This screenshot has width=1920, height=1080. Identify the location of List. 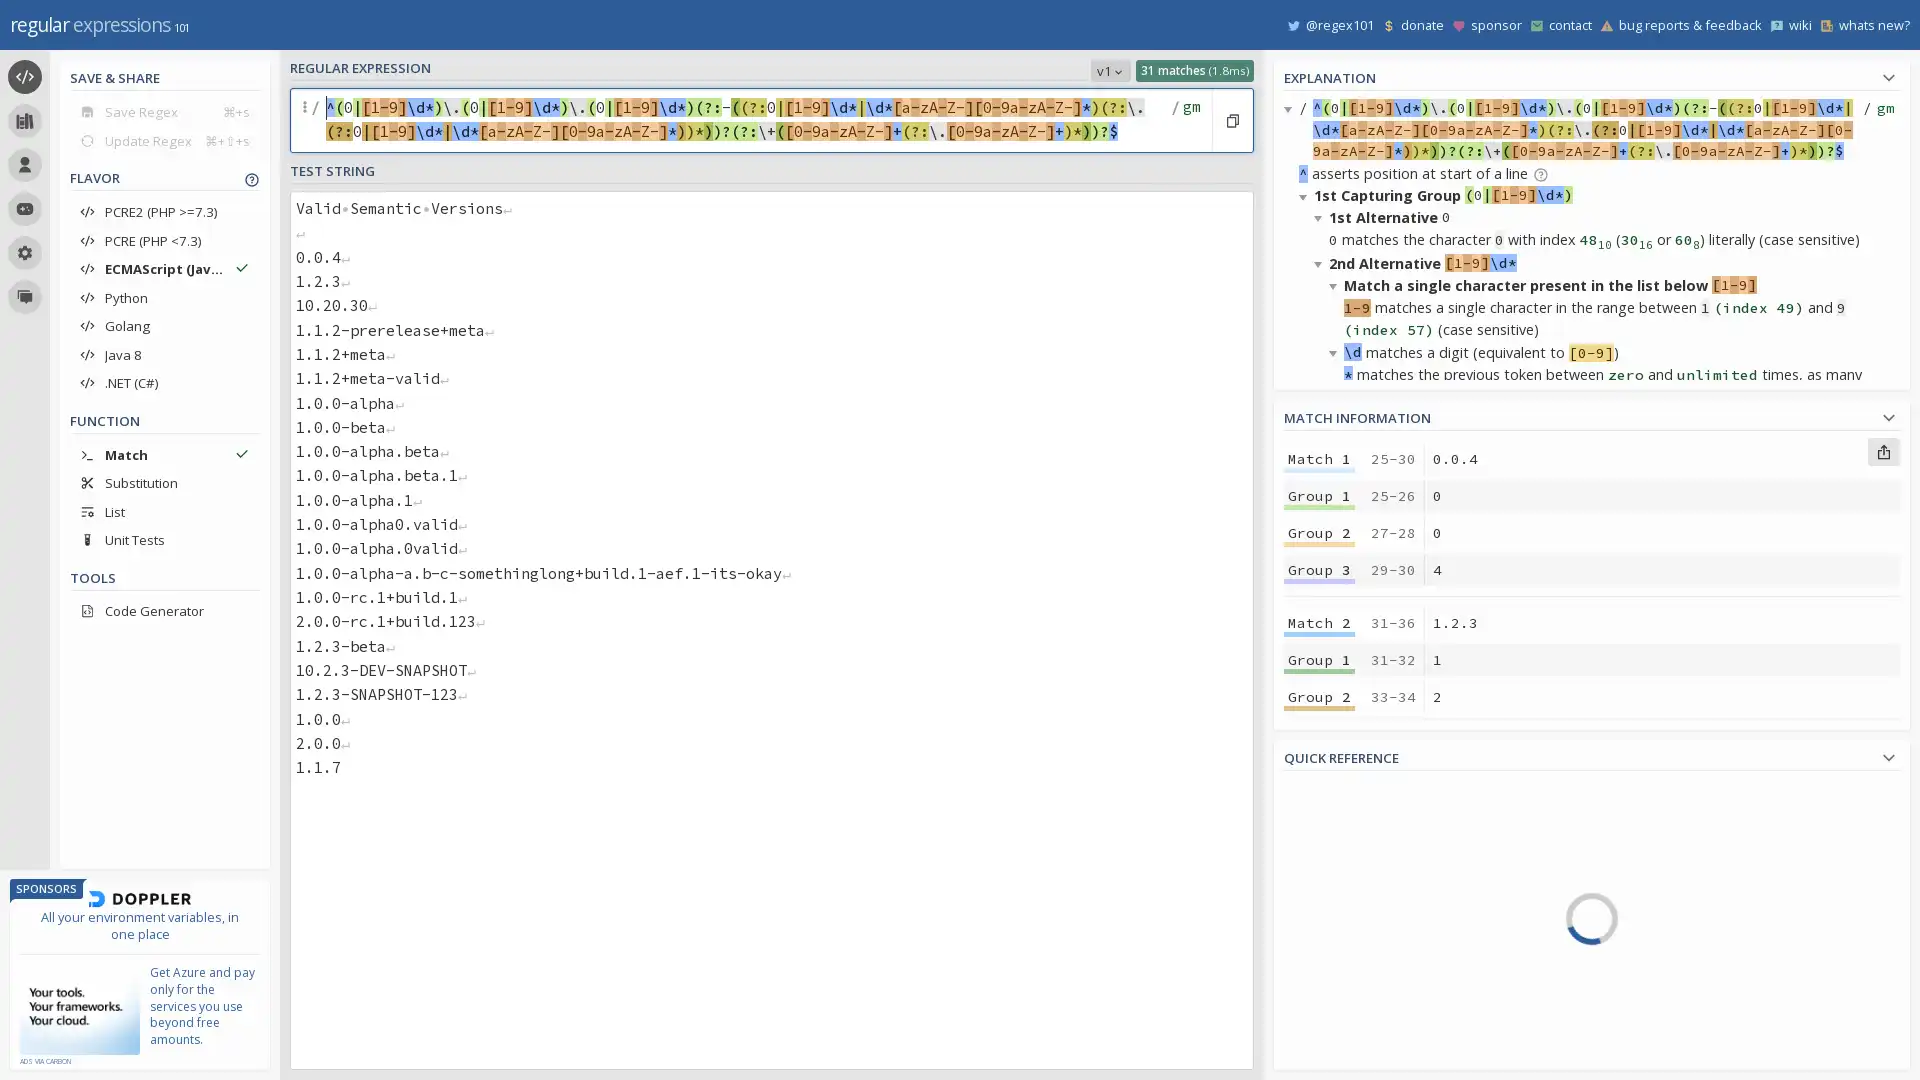
(164, 510).